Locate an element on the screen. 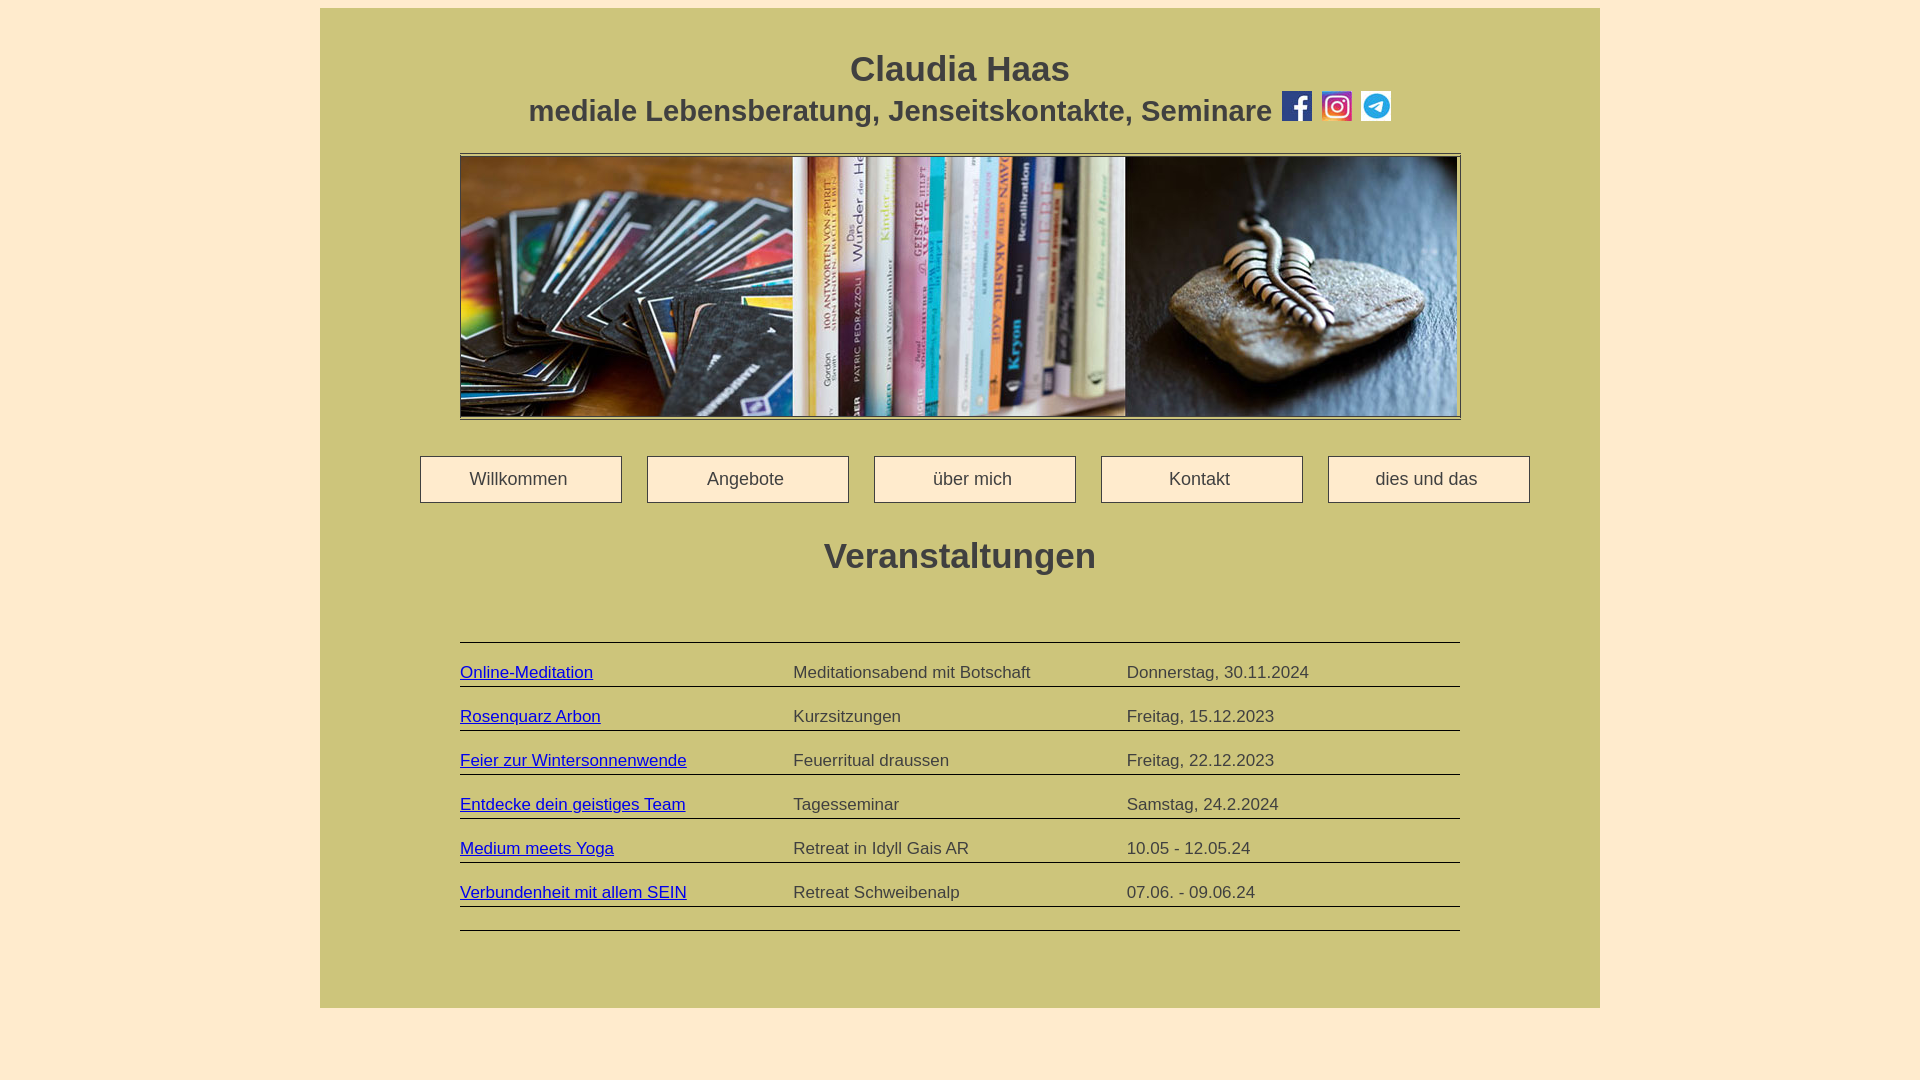 The height and width of the screenshot is (1080, 1920). 'Willkommen ' is located at coordinates (419, 479).